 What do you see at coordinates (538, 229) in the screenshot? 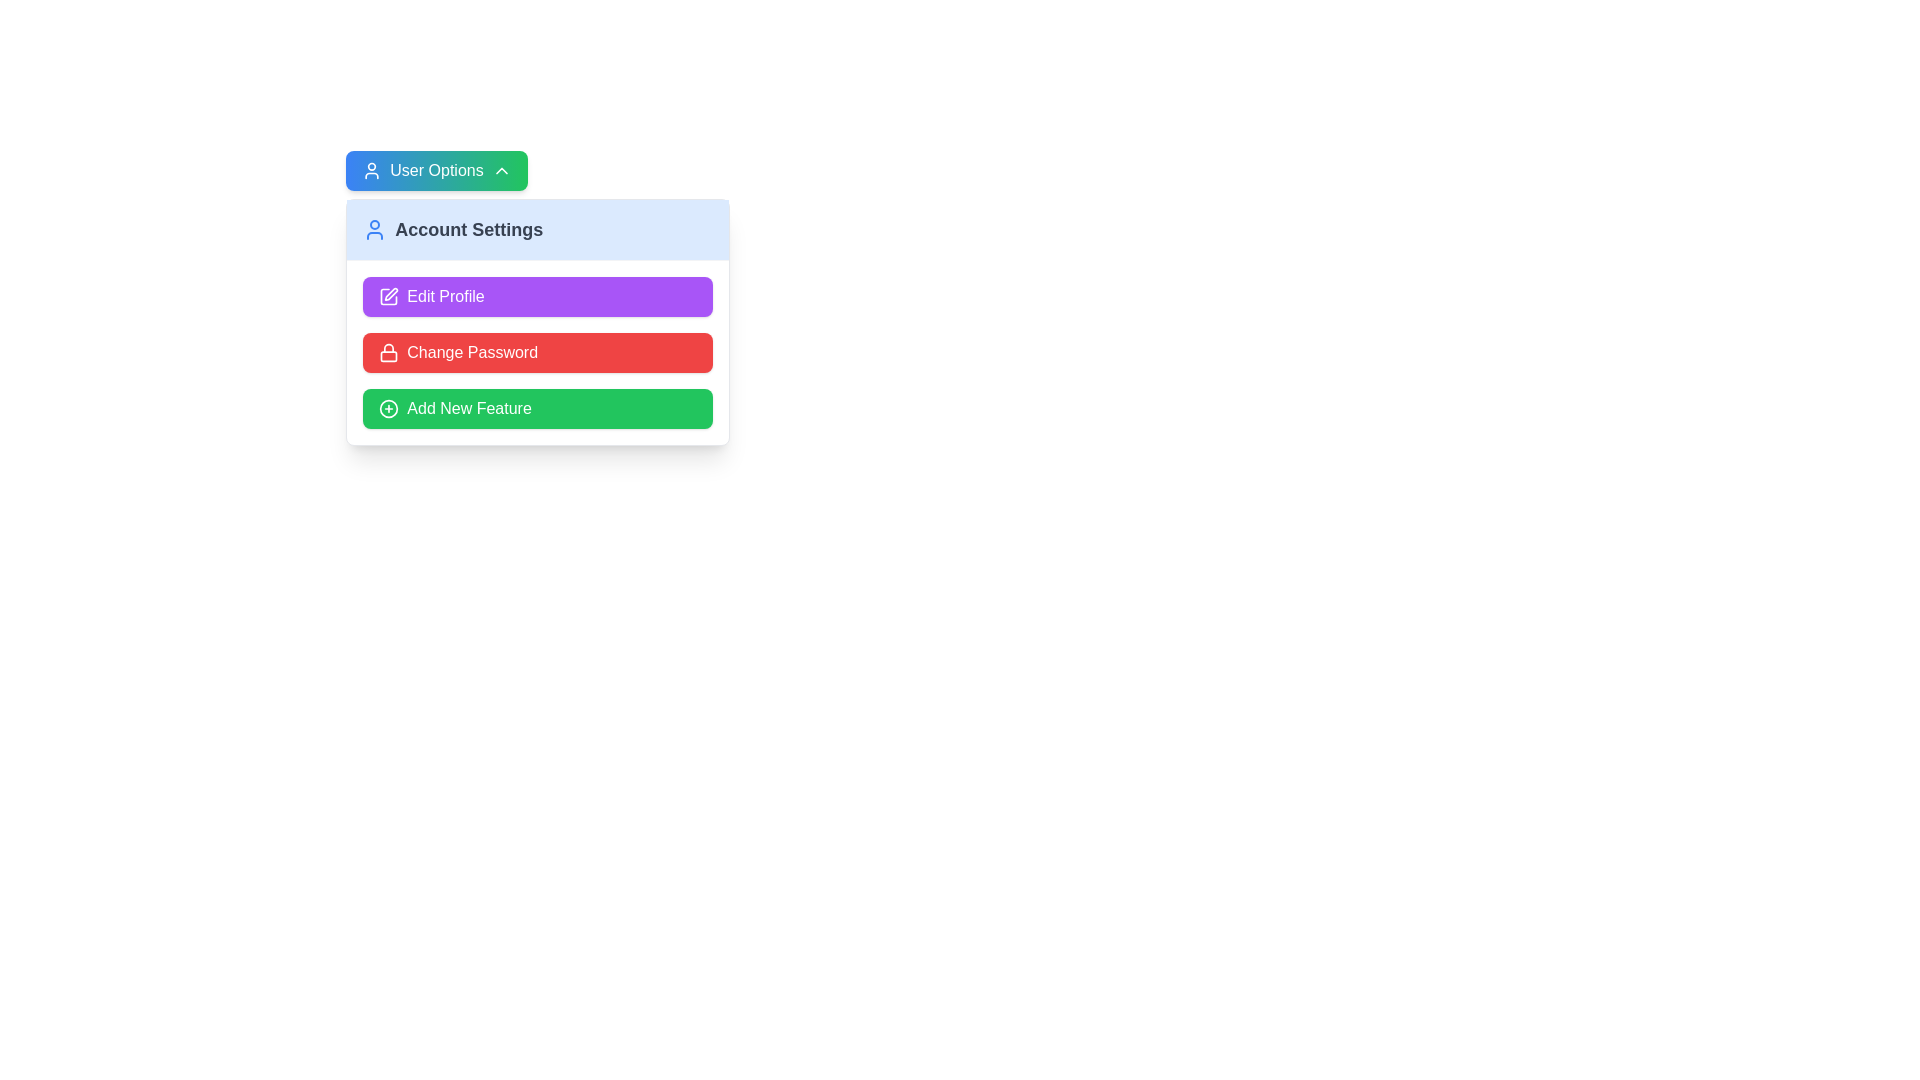
I see `the 'Account Settings' label element, which is highlighted with a light blue background and contains a user account icon on the left and bold, dark gray text centered within its area, located below the 'User Options' button` at bounding box center [538, 229].